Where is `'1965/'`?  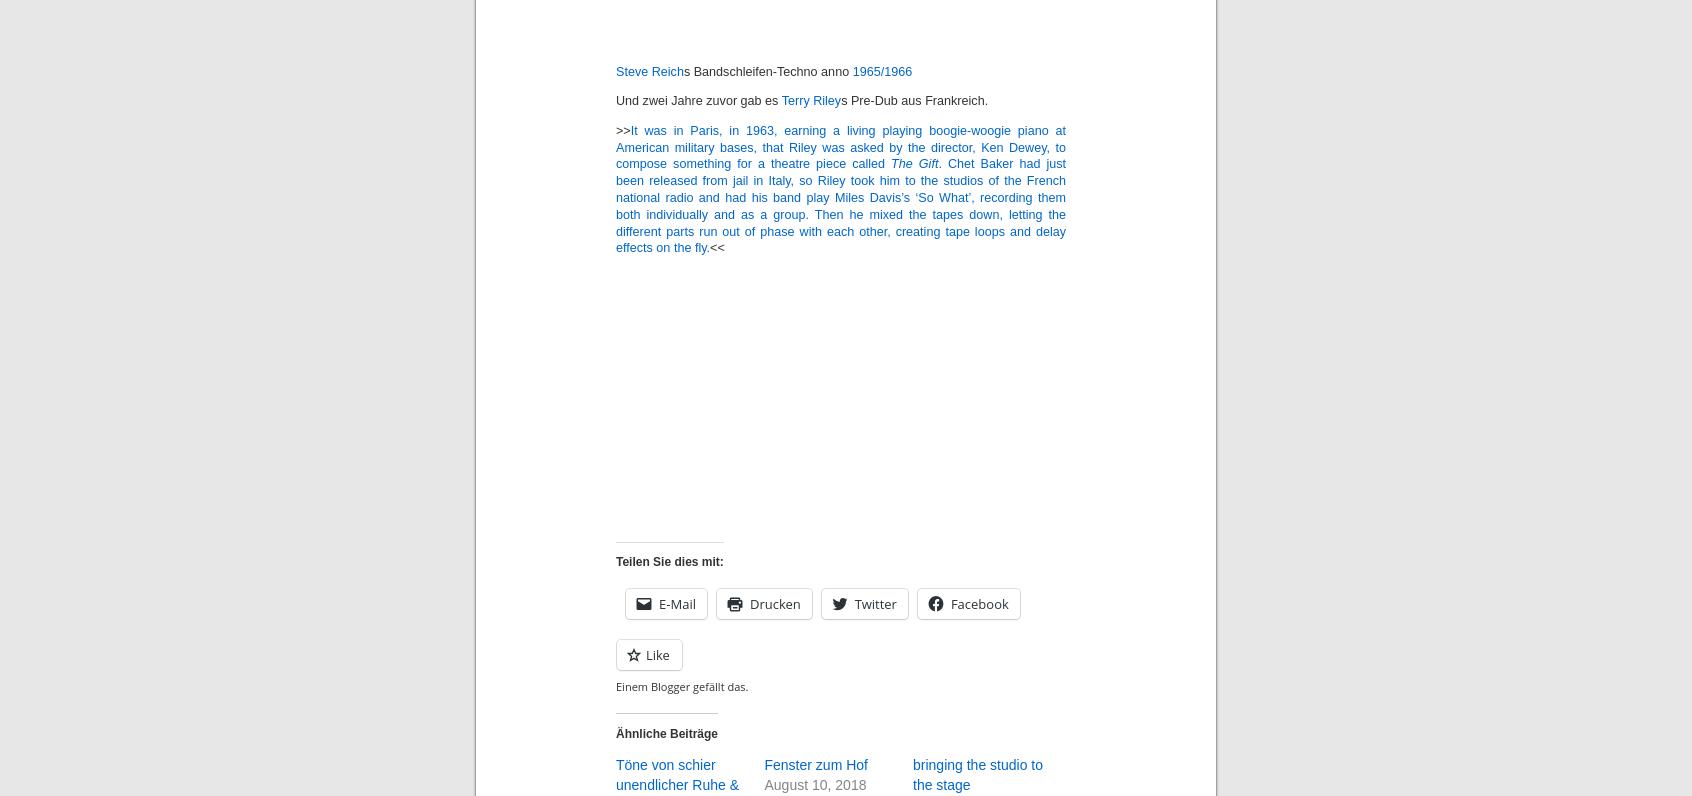 '1965/' is located at coordinates (866, 70).